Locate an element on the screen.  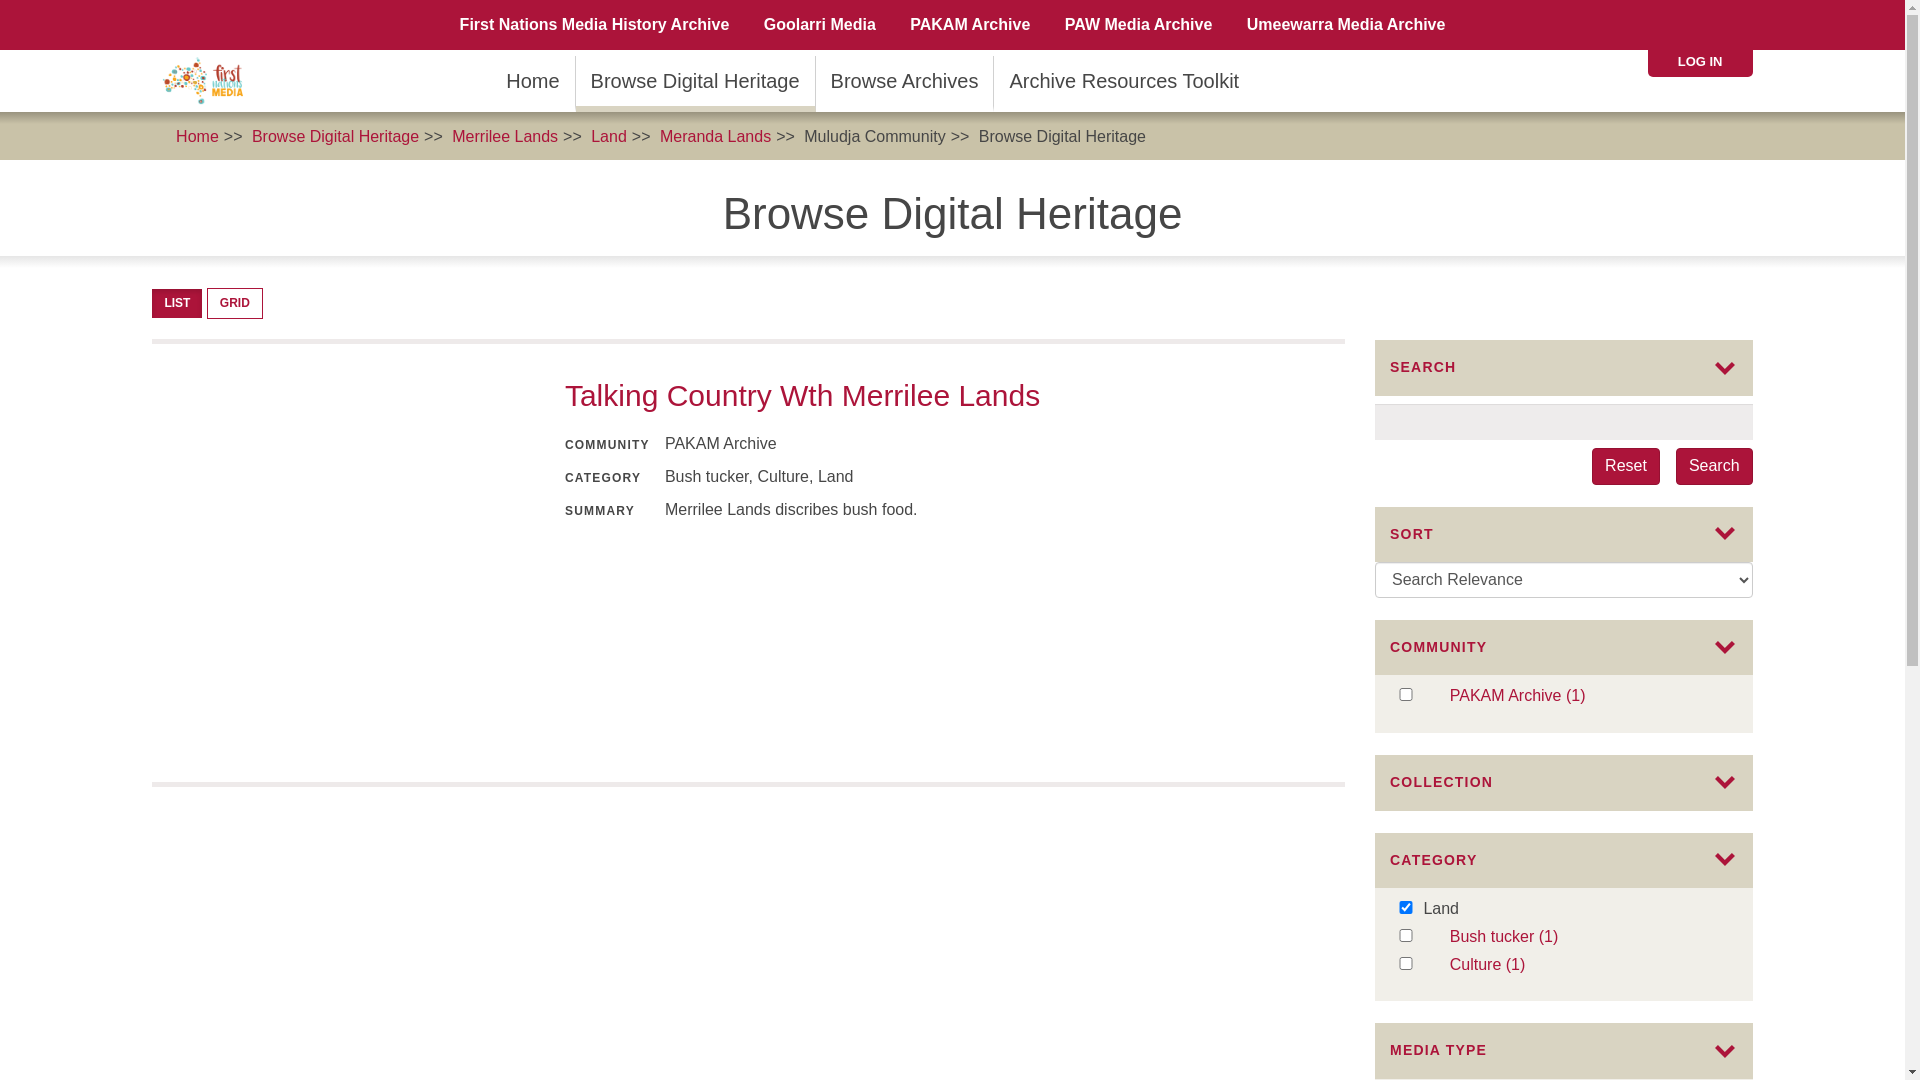
'Talking Country With Merrilee Land' is located at coordinates (340, 563).